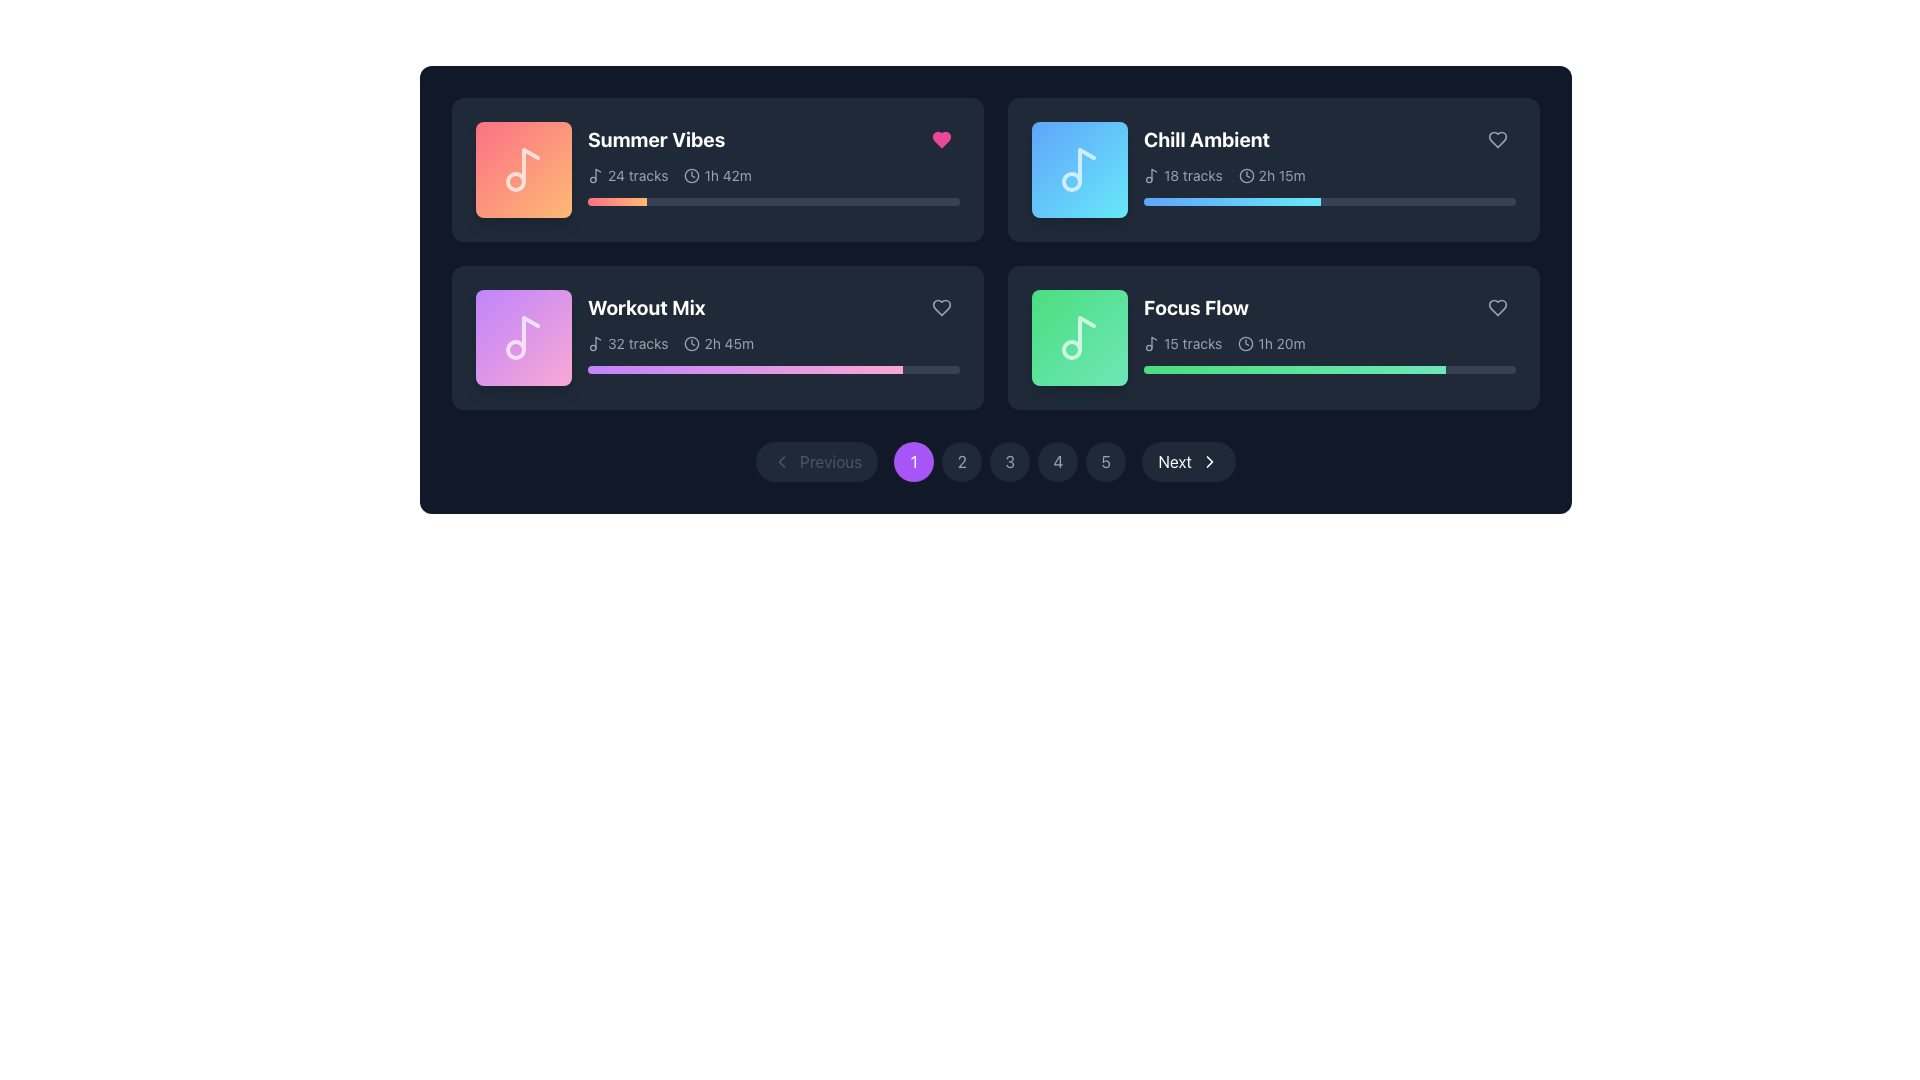 The height and width of the screenshot is (1080, 1920). I want to click on the fifth pagination button located at the bottom-center of the interface, so click(1105, 462).